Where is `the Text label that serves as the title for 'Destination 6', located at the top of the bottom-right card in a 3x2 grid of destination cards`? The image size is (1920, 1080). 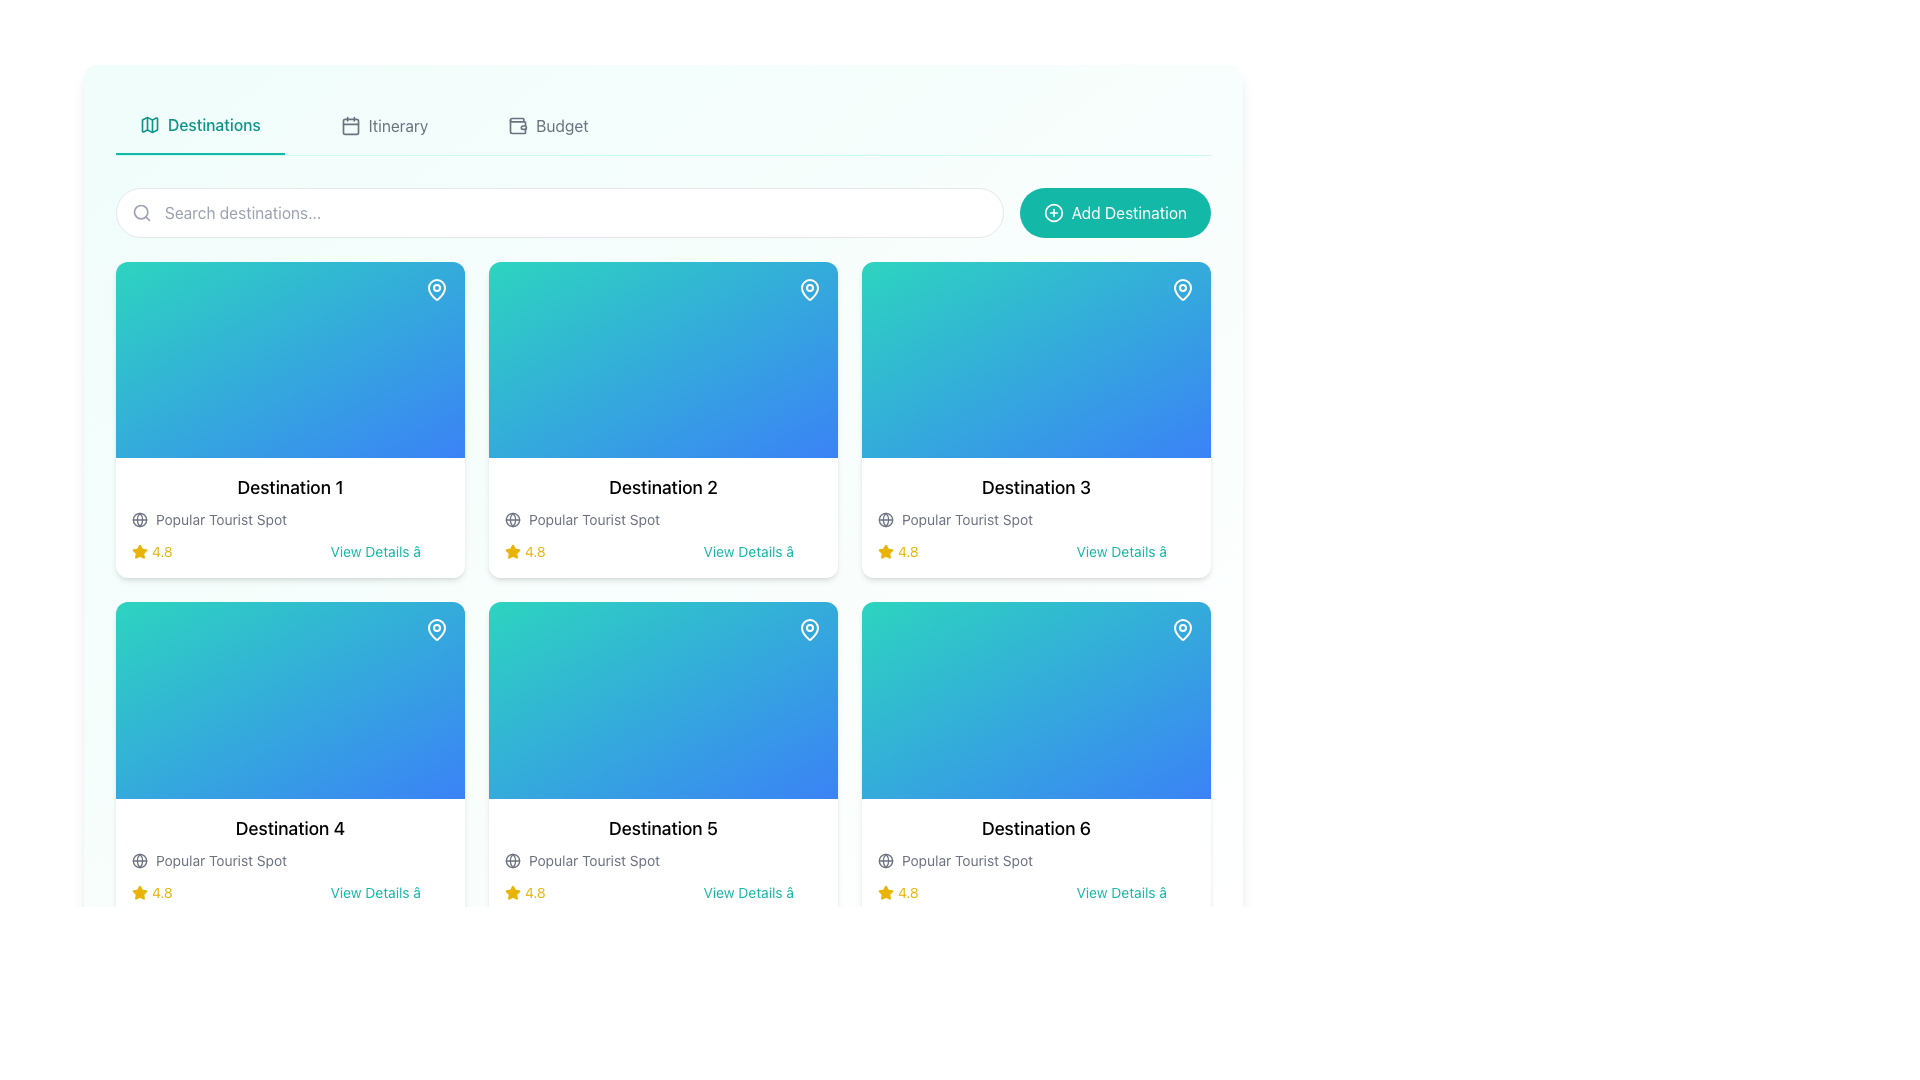 the Text label that serves as the title for 'Destination 6', located at the top of the bottom-right card in a 3x2 grid of destination cards is located at coordinates (1036, 828).